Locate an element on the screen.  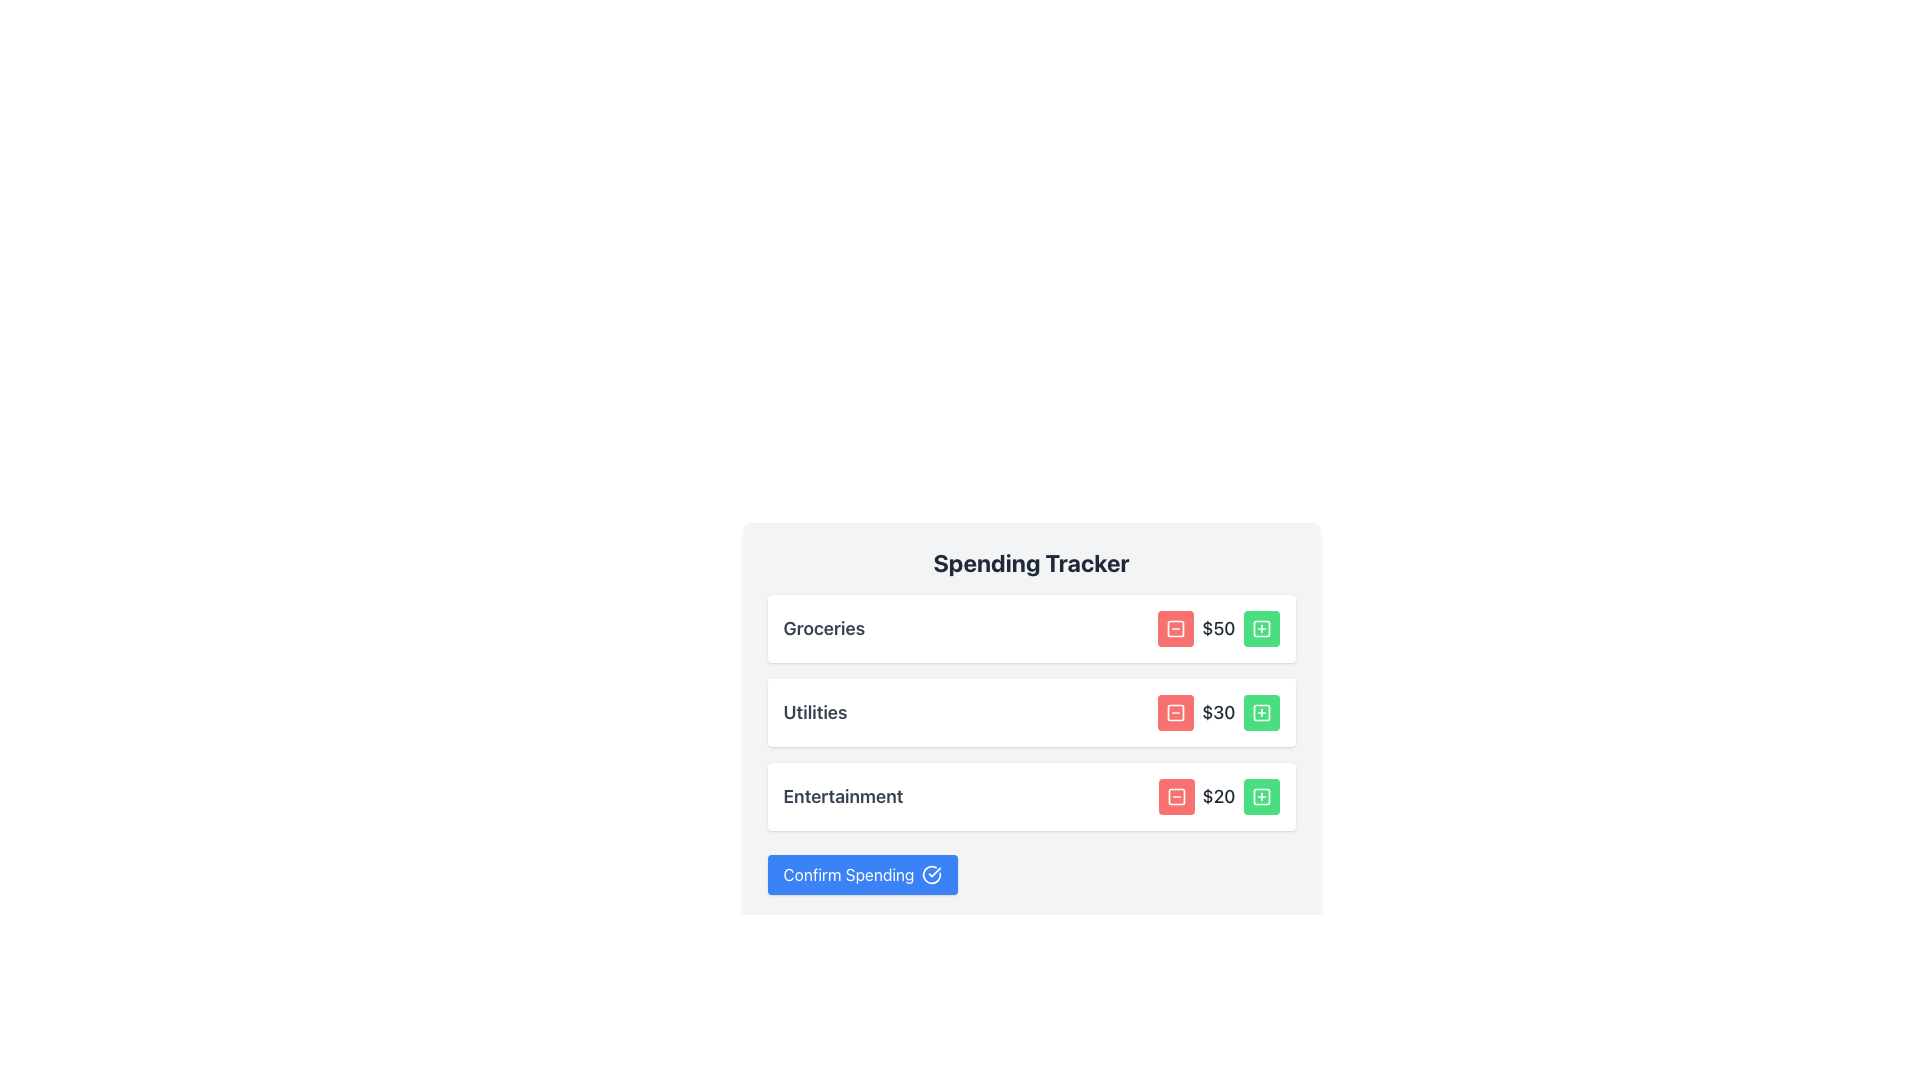
the button located in the spending tracker panel, aligned to the far right of the 'Utilities' row, to increase the value is located at coordinates (1260, 712).